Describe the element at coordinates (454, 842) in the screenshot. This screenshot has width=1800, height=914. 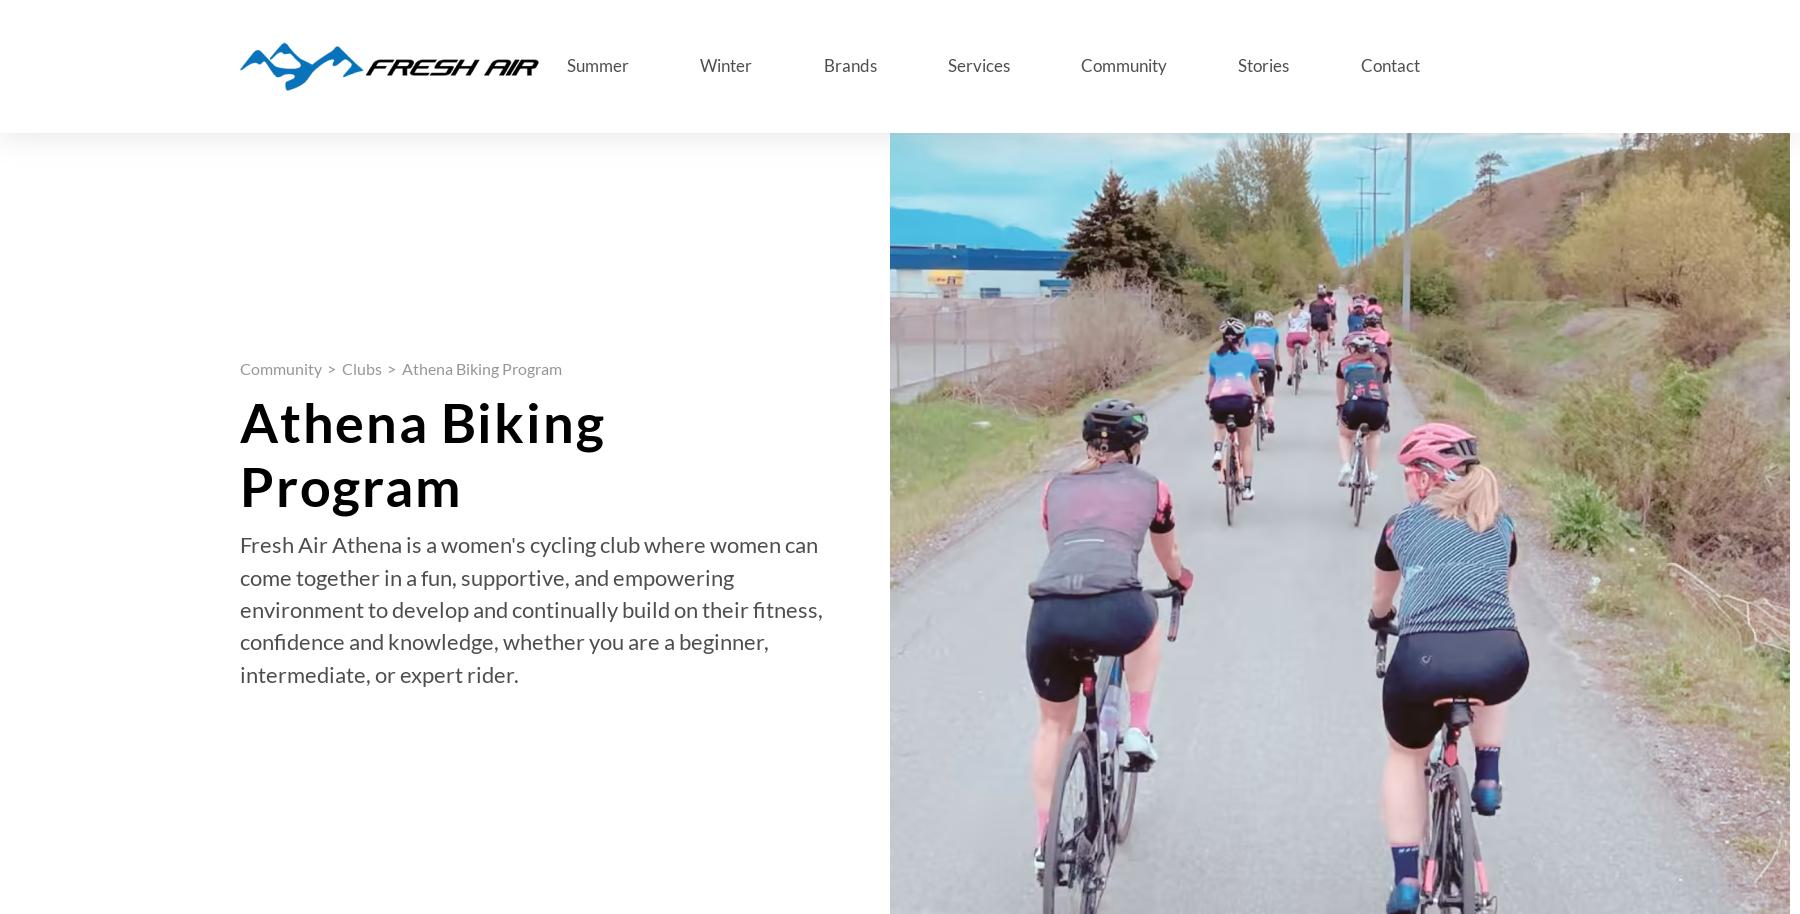
I see `'Fresh Air Mini Vlog 11: Taylor Swift, Bike Riding, Black Friday Coming up and the holidays'` at that location.